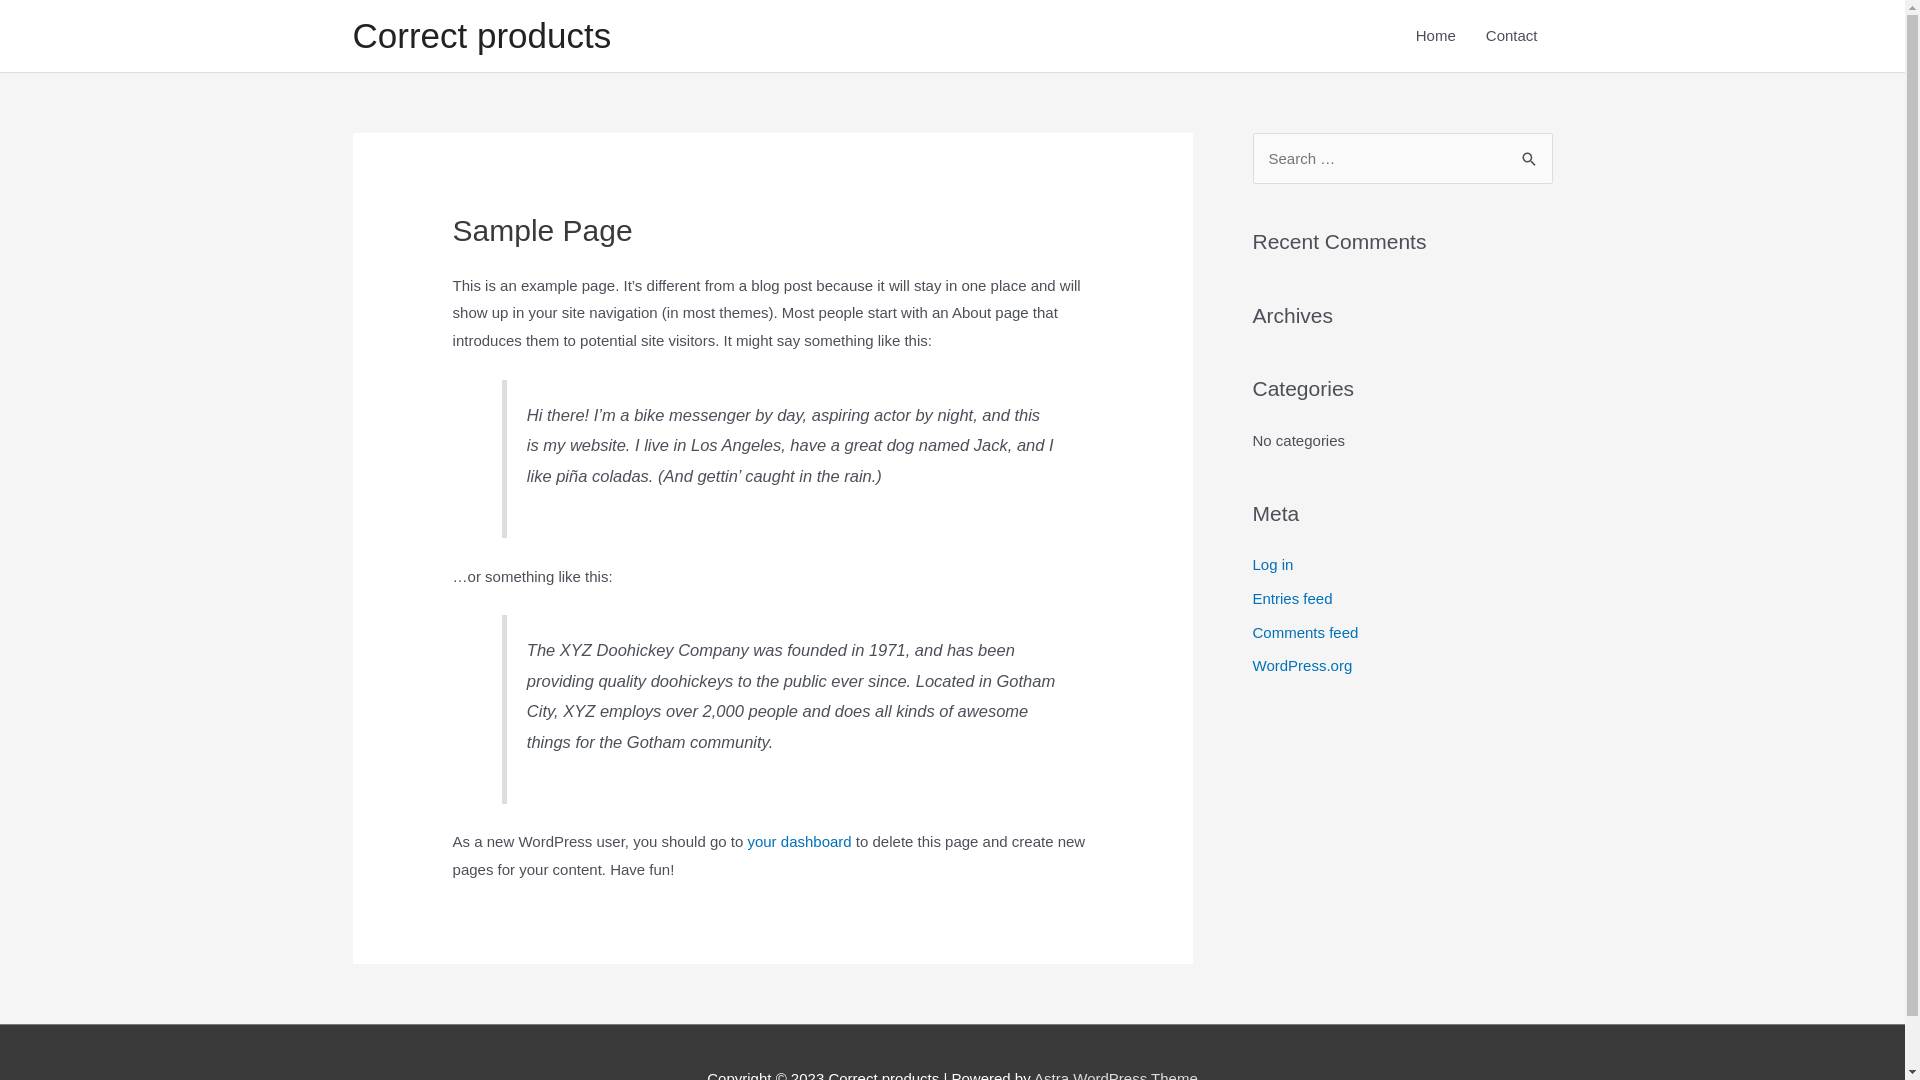  I want to click on 'Search', so click(1529, 152).